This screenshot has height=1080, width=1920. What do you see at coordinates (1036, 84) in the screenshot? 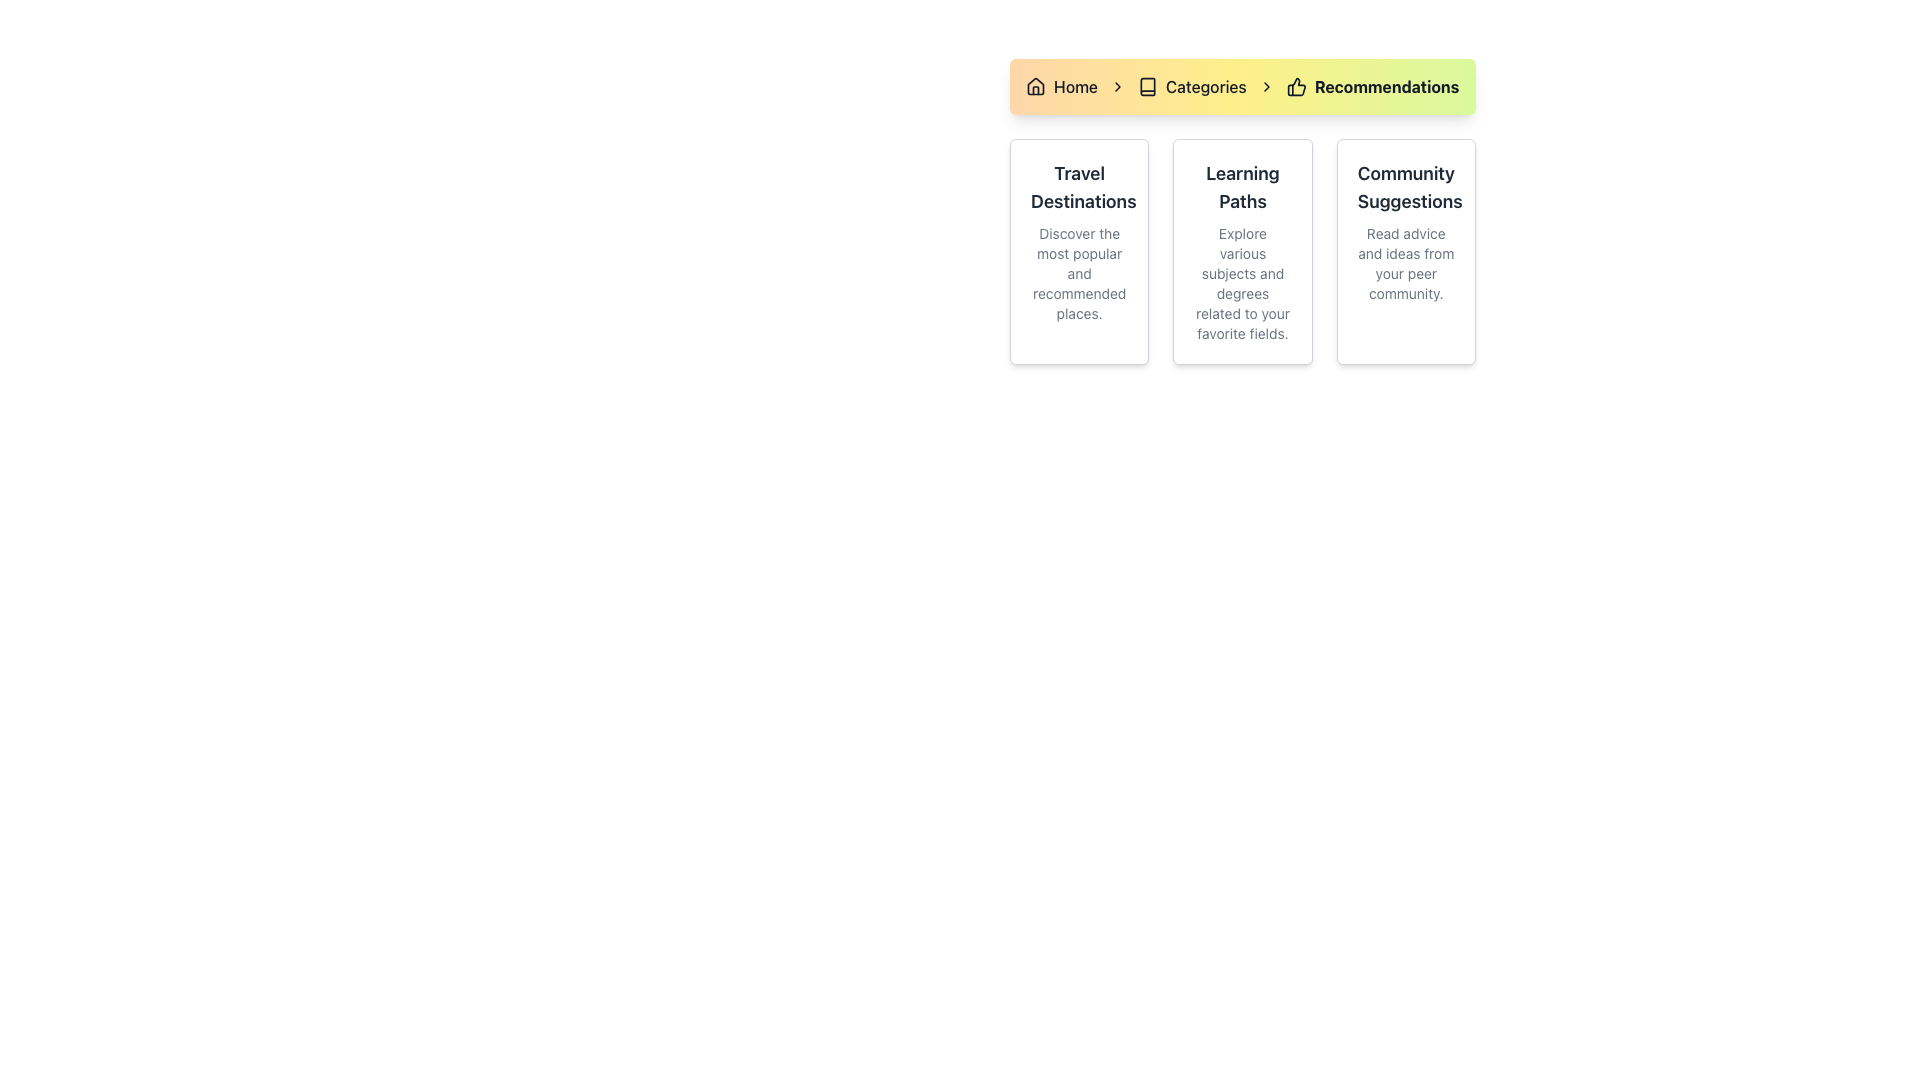
I see `the 'Home' icon in the navigation bar` at bounding box center [1036, 84].